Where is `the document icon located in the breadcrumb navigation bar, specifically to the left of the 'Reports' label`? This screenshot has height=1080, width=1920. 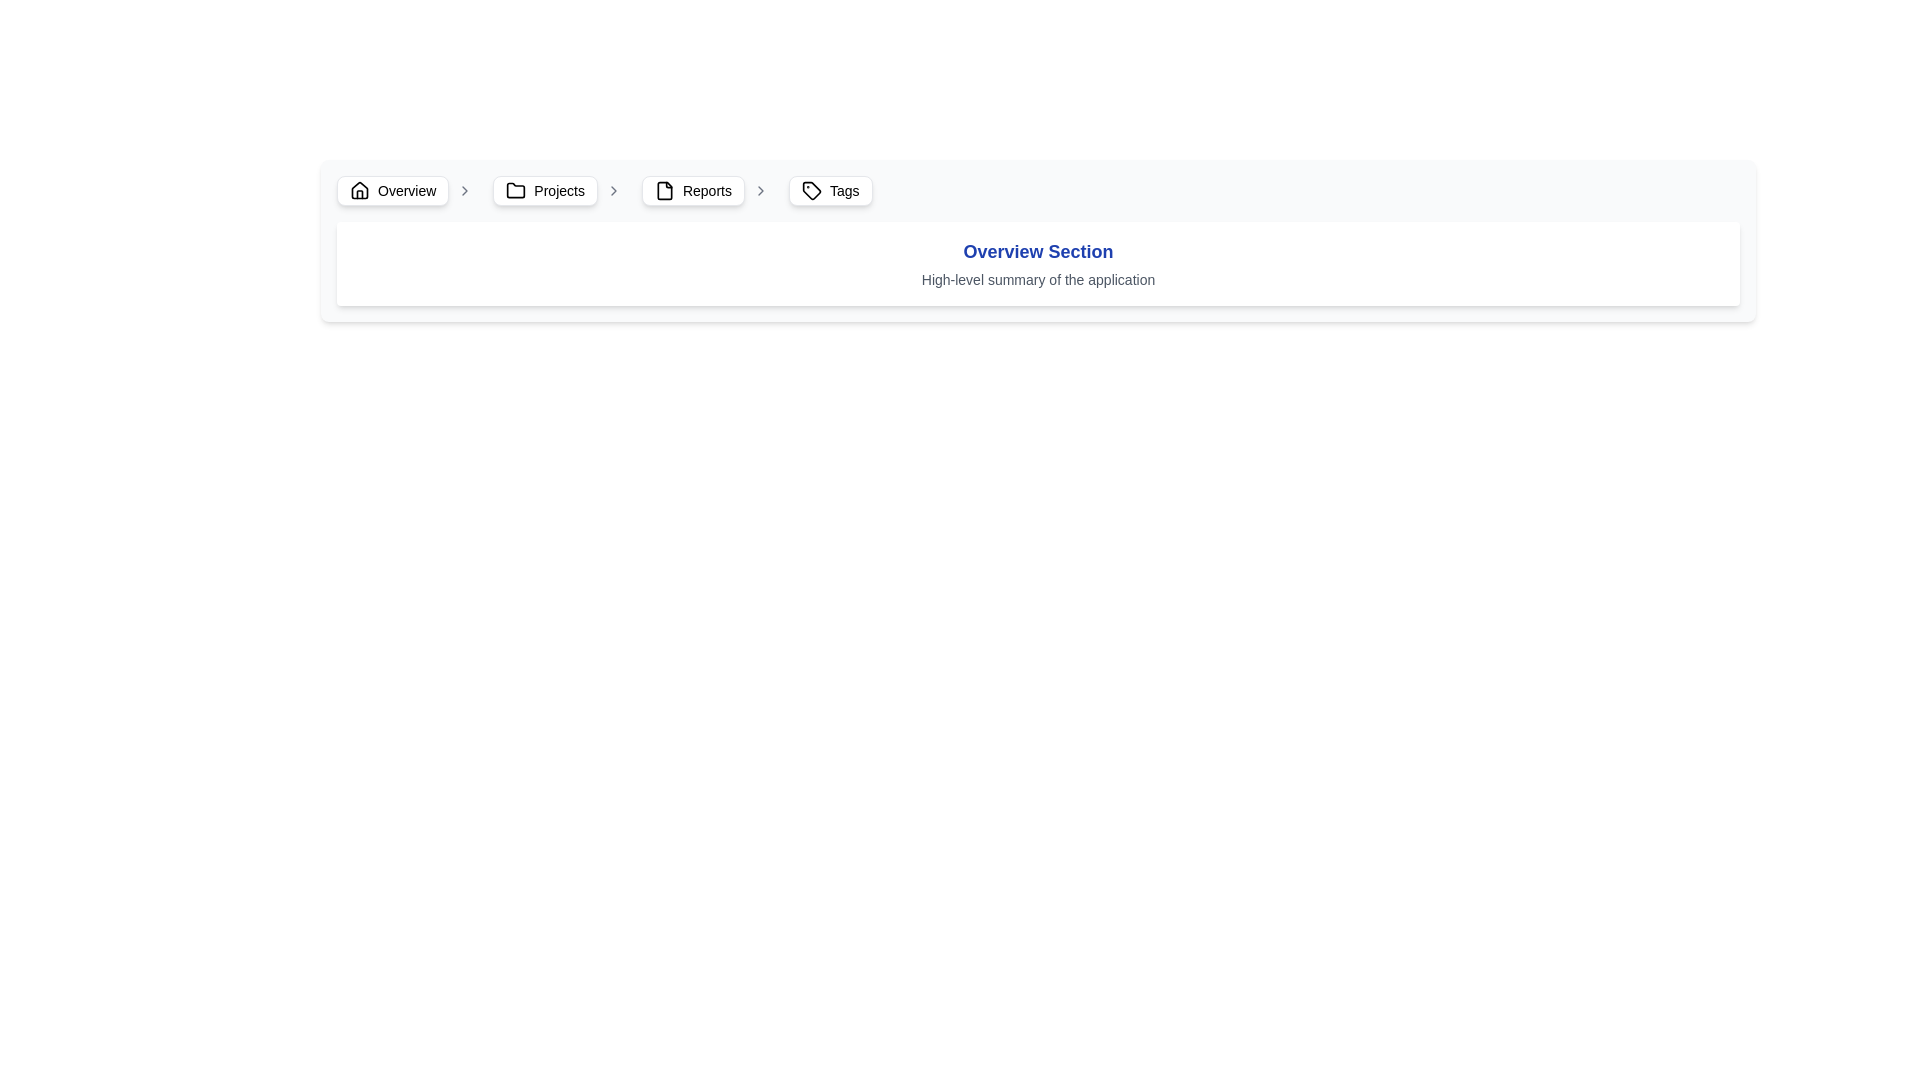 the document icon located in the breadcrumb navigation bar, specifically to the left of the 'Reports' label is located at coordinates (664, 191).